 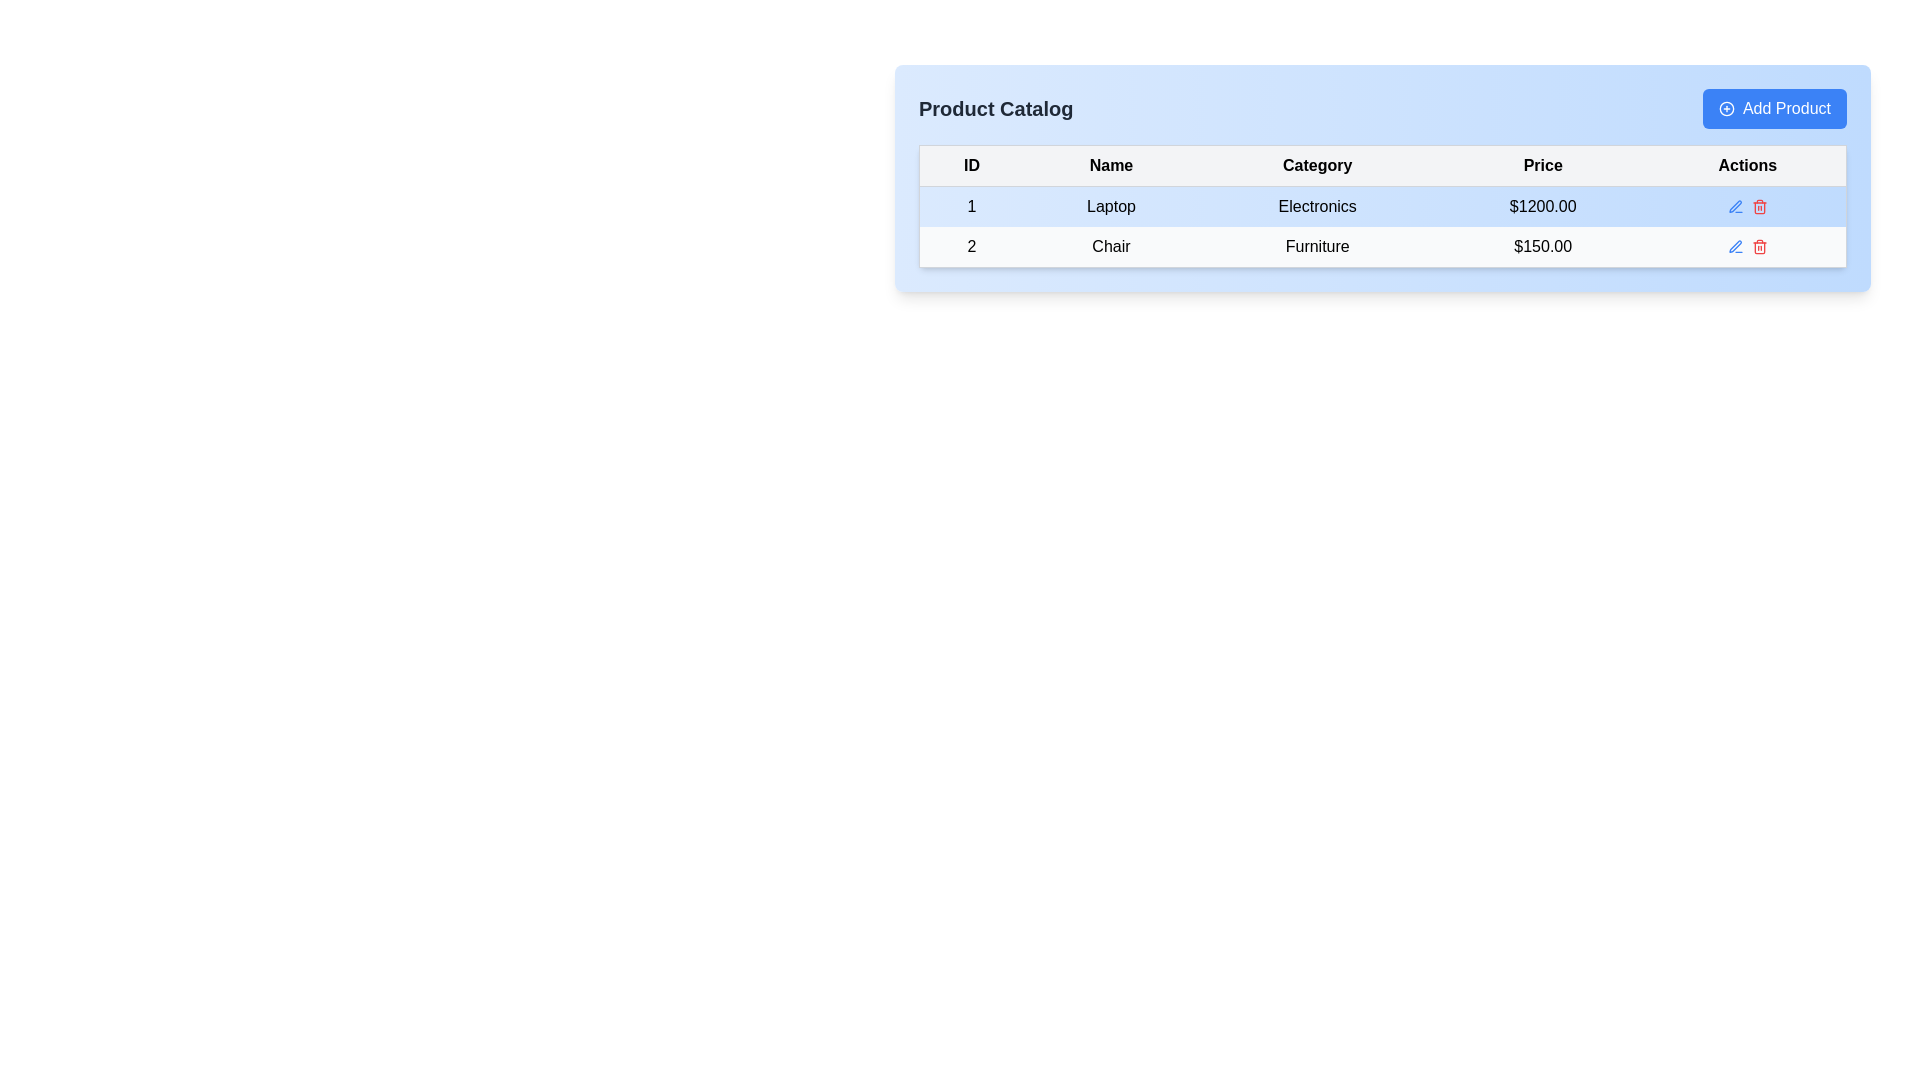 I want to click on the Text display field showing the price '$150.00' located in the second row of the product table under the 'Price' column, so click(x=1542, y=246).